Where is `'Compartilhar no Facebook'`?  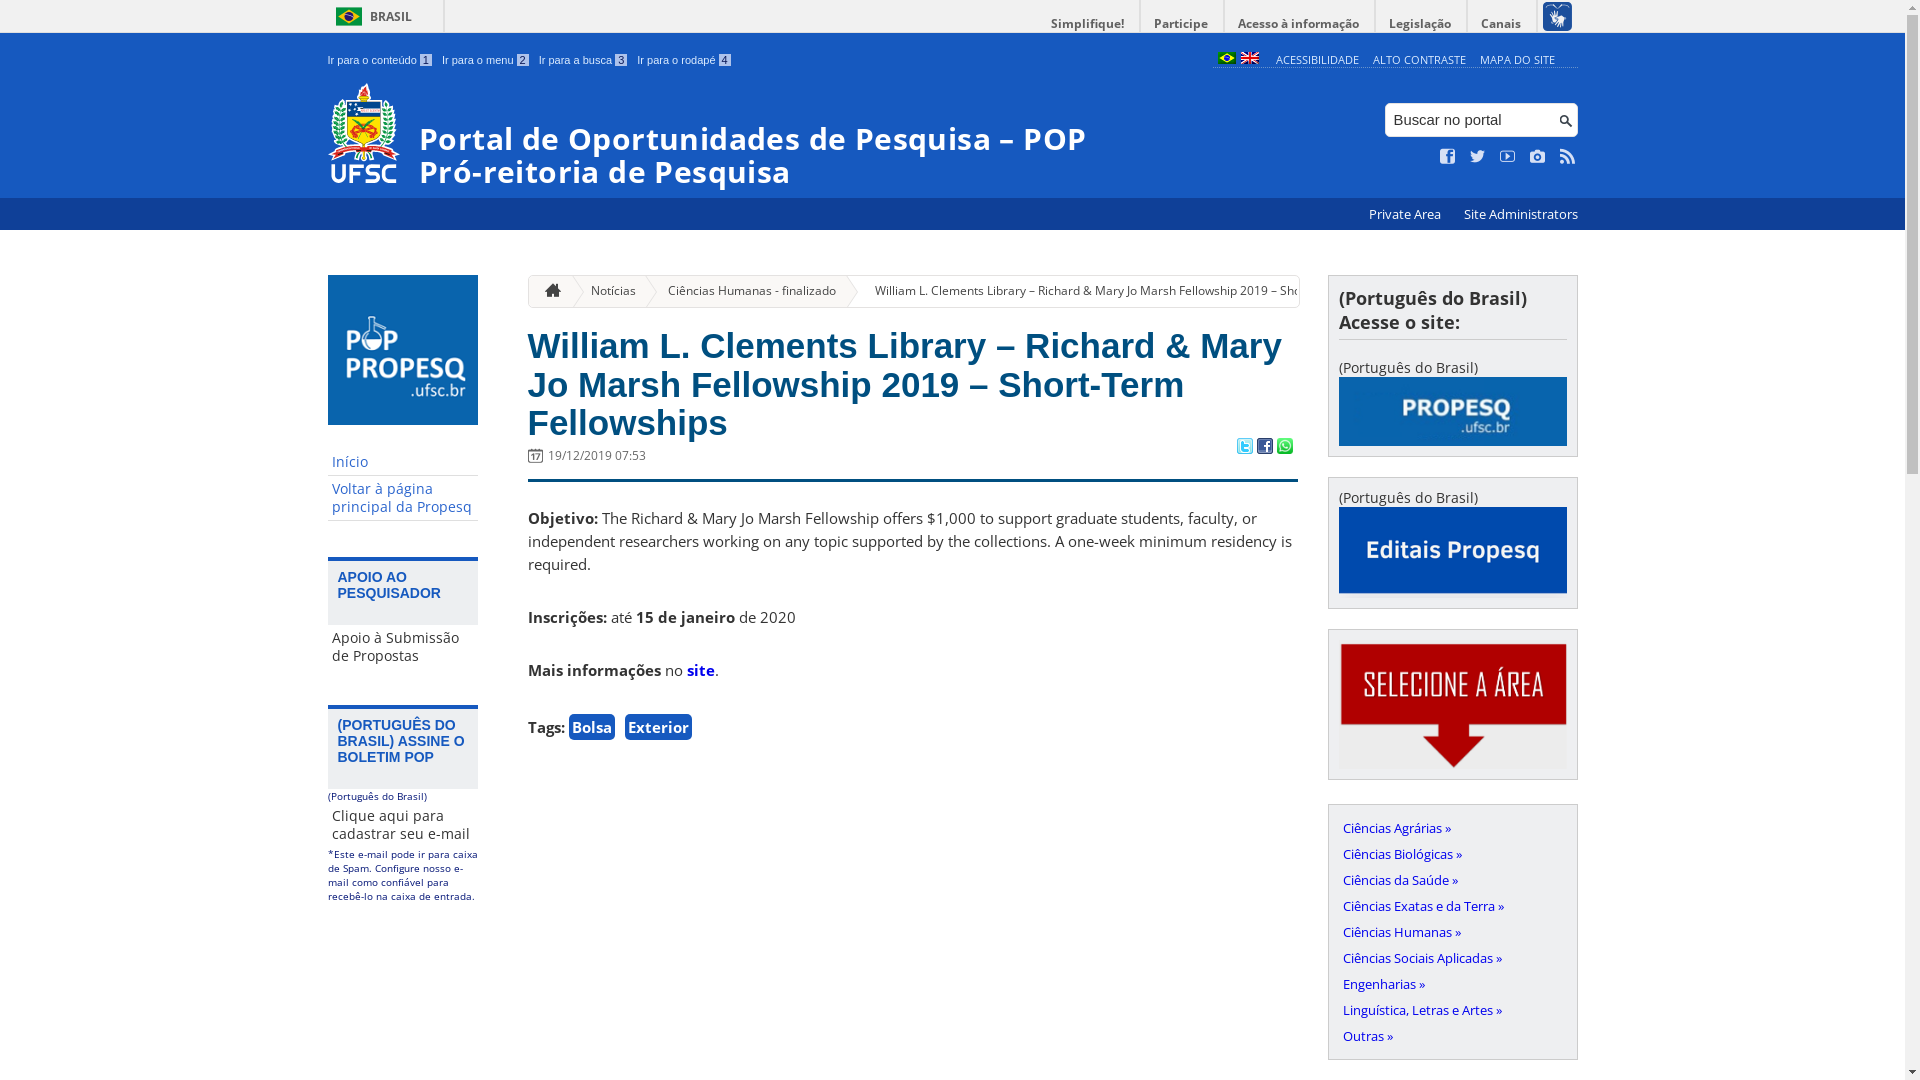
'Compartilhar no Facebook' is located at coordinates (1262, 446).